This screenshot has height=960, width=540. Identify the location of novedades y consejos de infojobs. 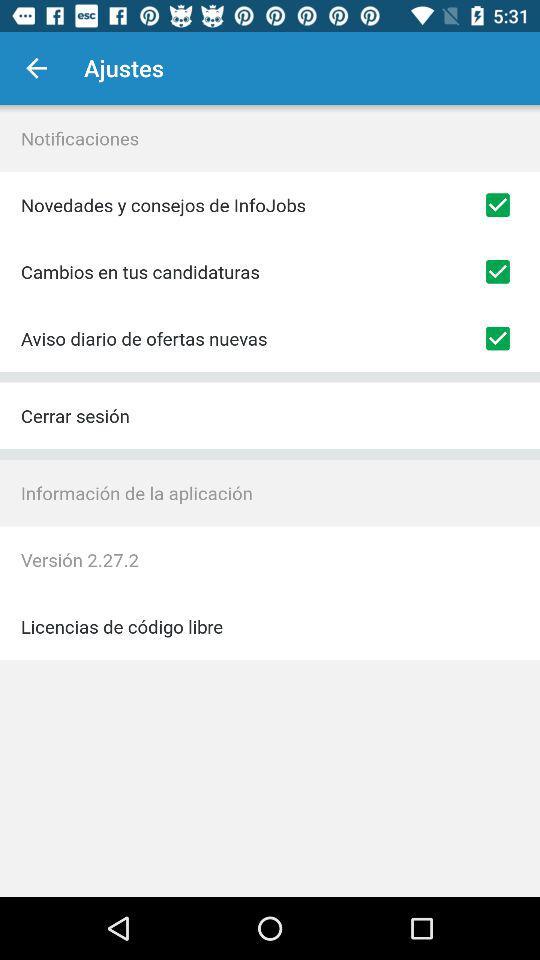
(496, 205).